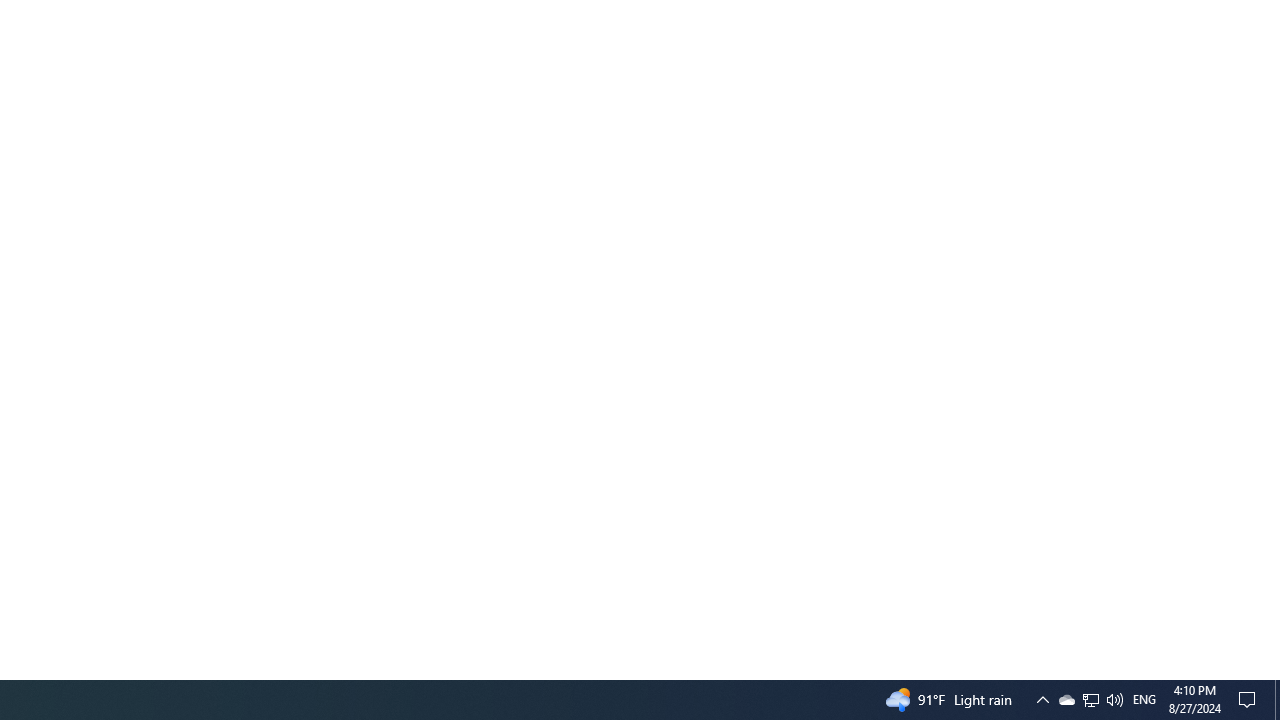 The image size is (1280, 720). Describe the element at coordinates (1250, 698) in the screenshot. I see `'Action Center, No new notifications'` at that location.